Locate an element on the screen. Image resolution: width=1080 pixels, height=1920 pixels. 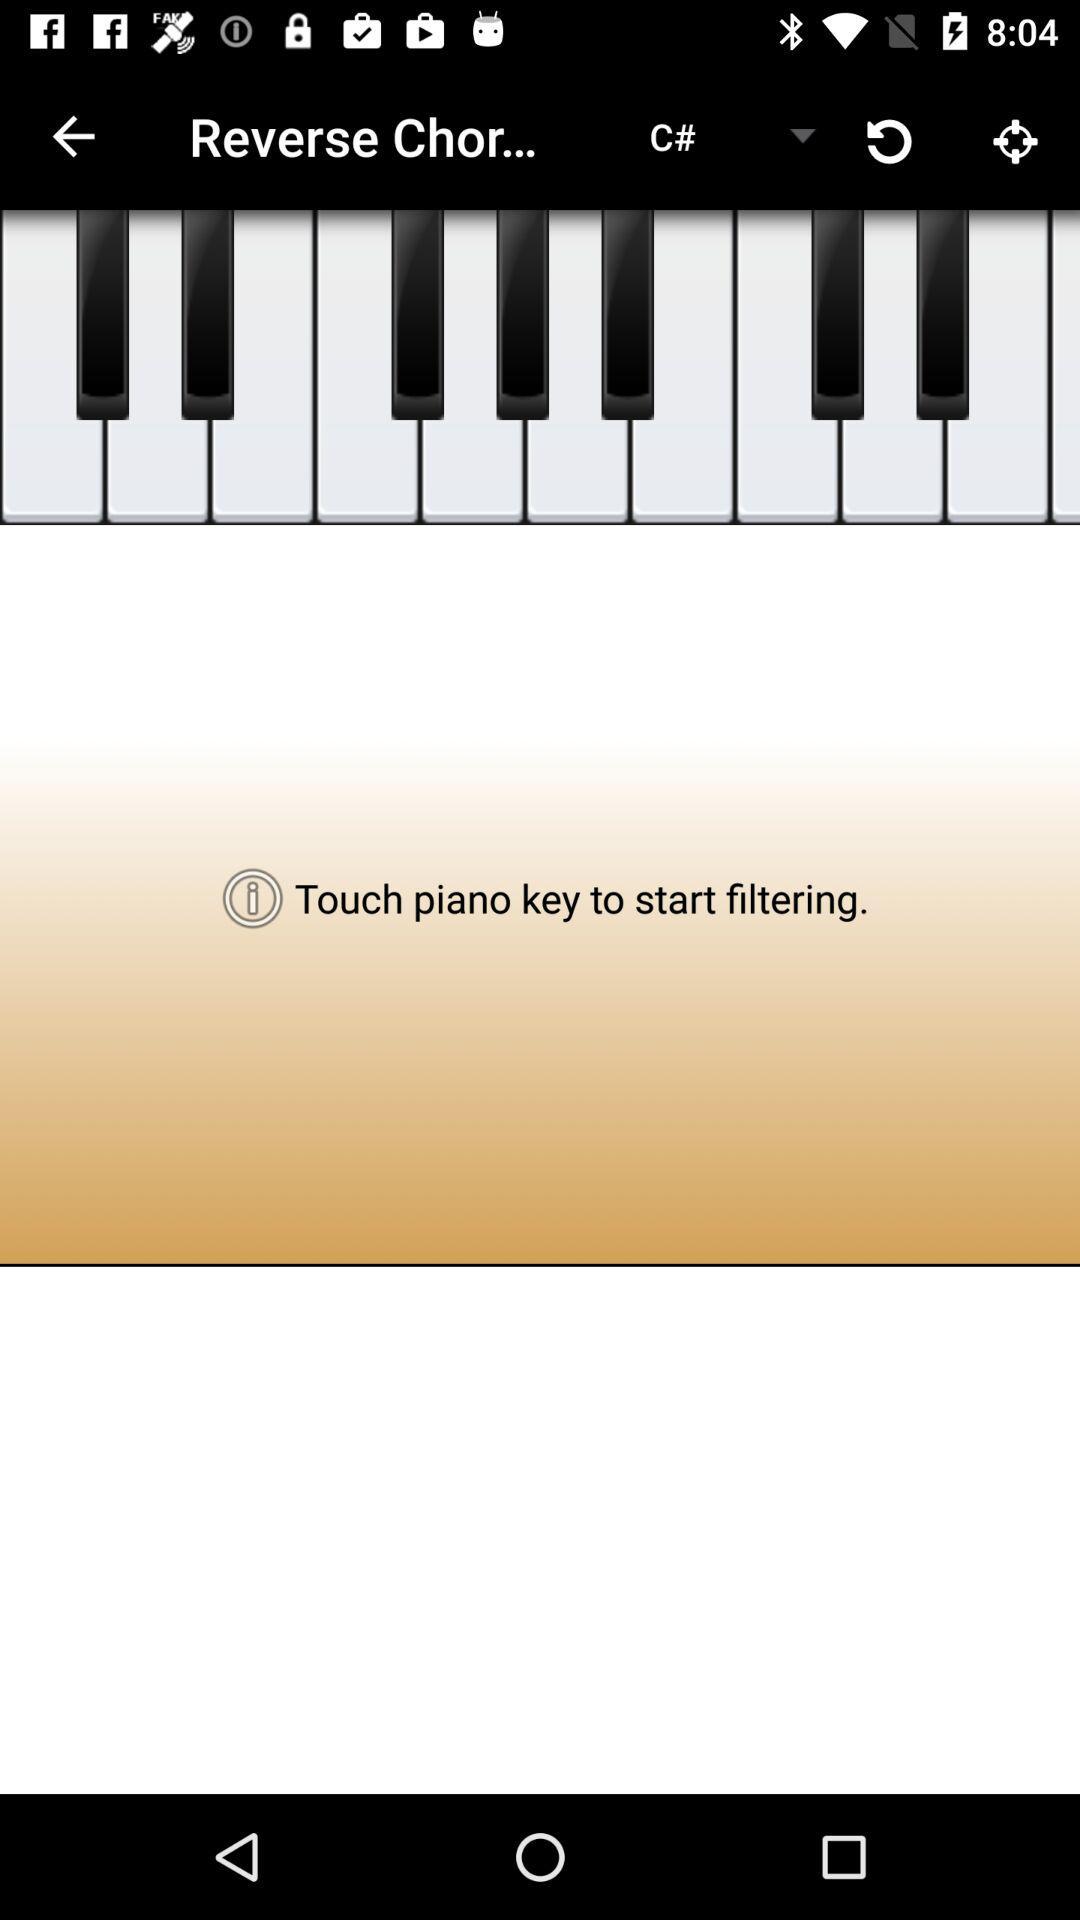
the item below the reverse chord lookup app is located at coordinates (472, 367).